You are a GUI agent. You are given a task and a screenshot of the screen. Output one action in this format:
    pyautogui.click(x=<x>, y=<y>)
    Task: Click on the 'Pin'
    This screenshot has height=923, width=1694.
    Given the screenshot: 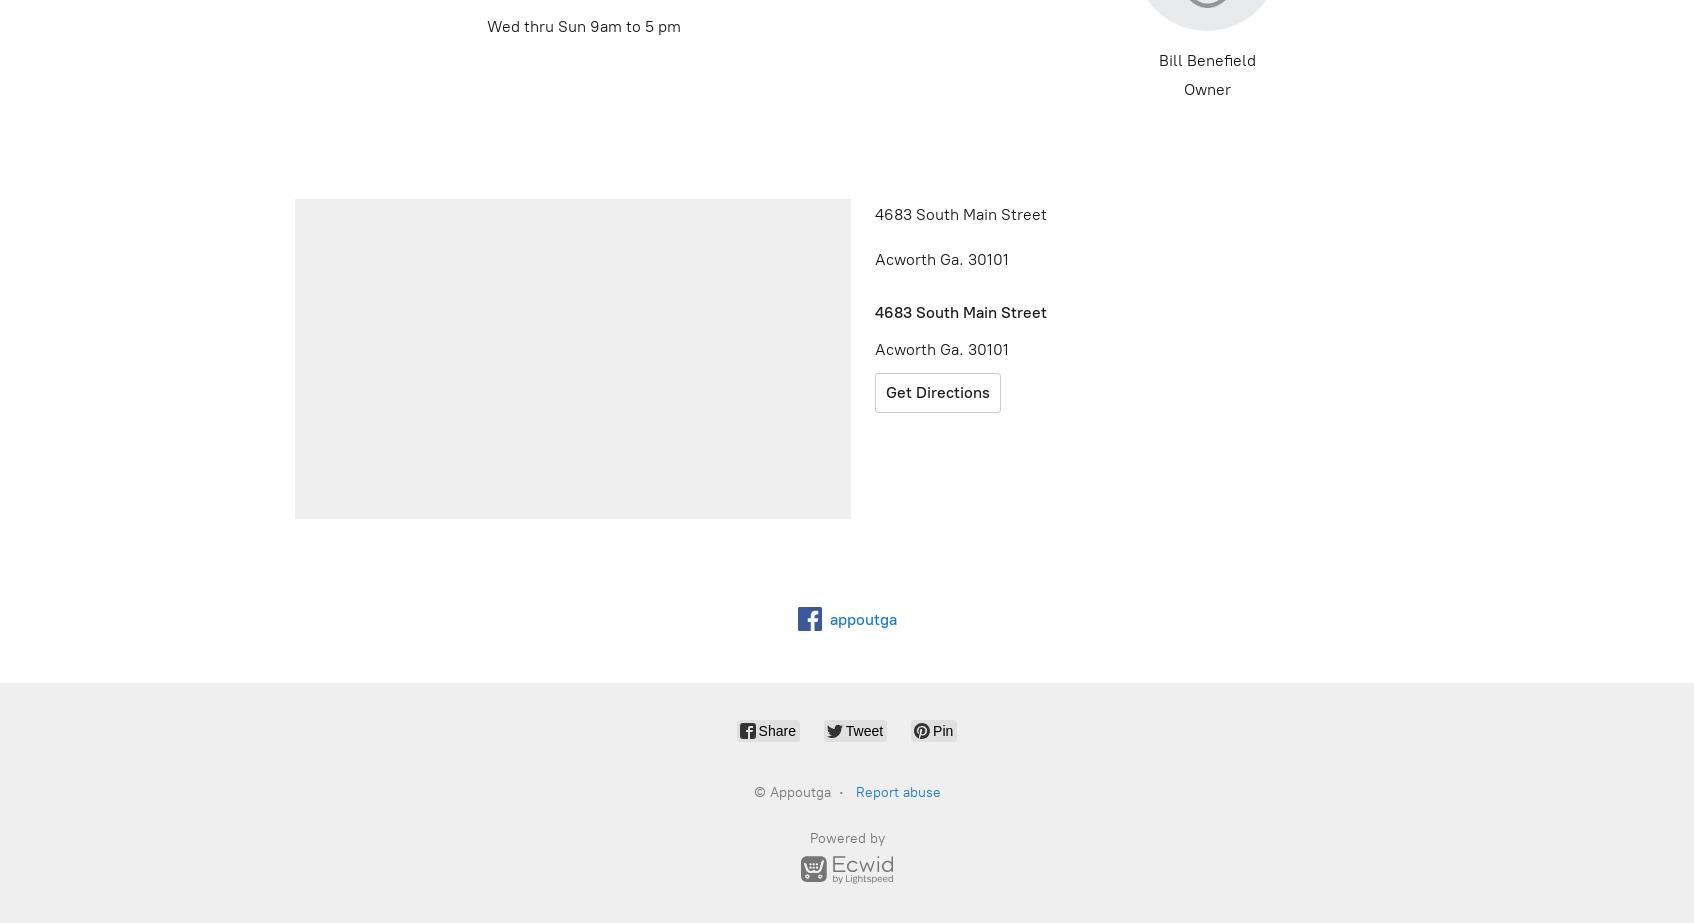 What is the action you would take?
    pyautogui.click(x=933, y=730)
    